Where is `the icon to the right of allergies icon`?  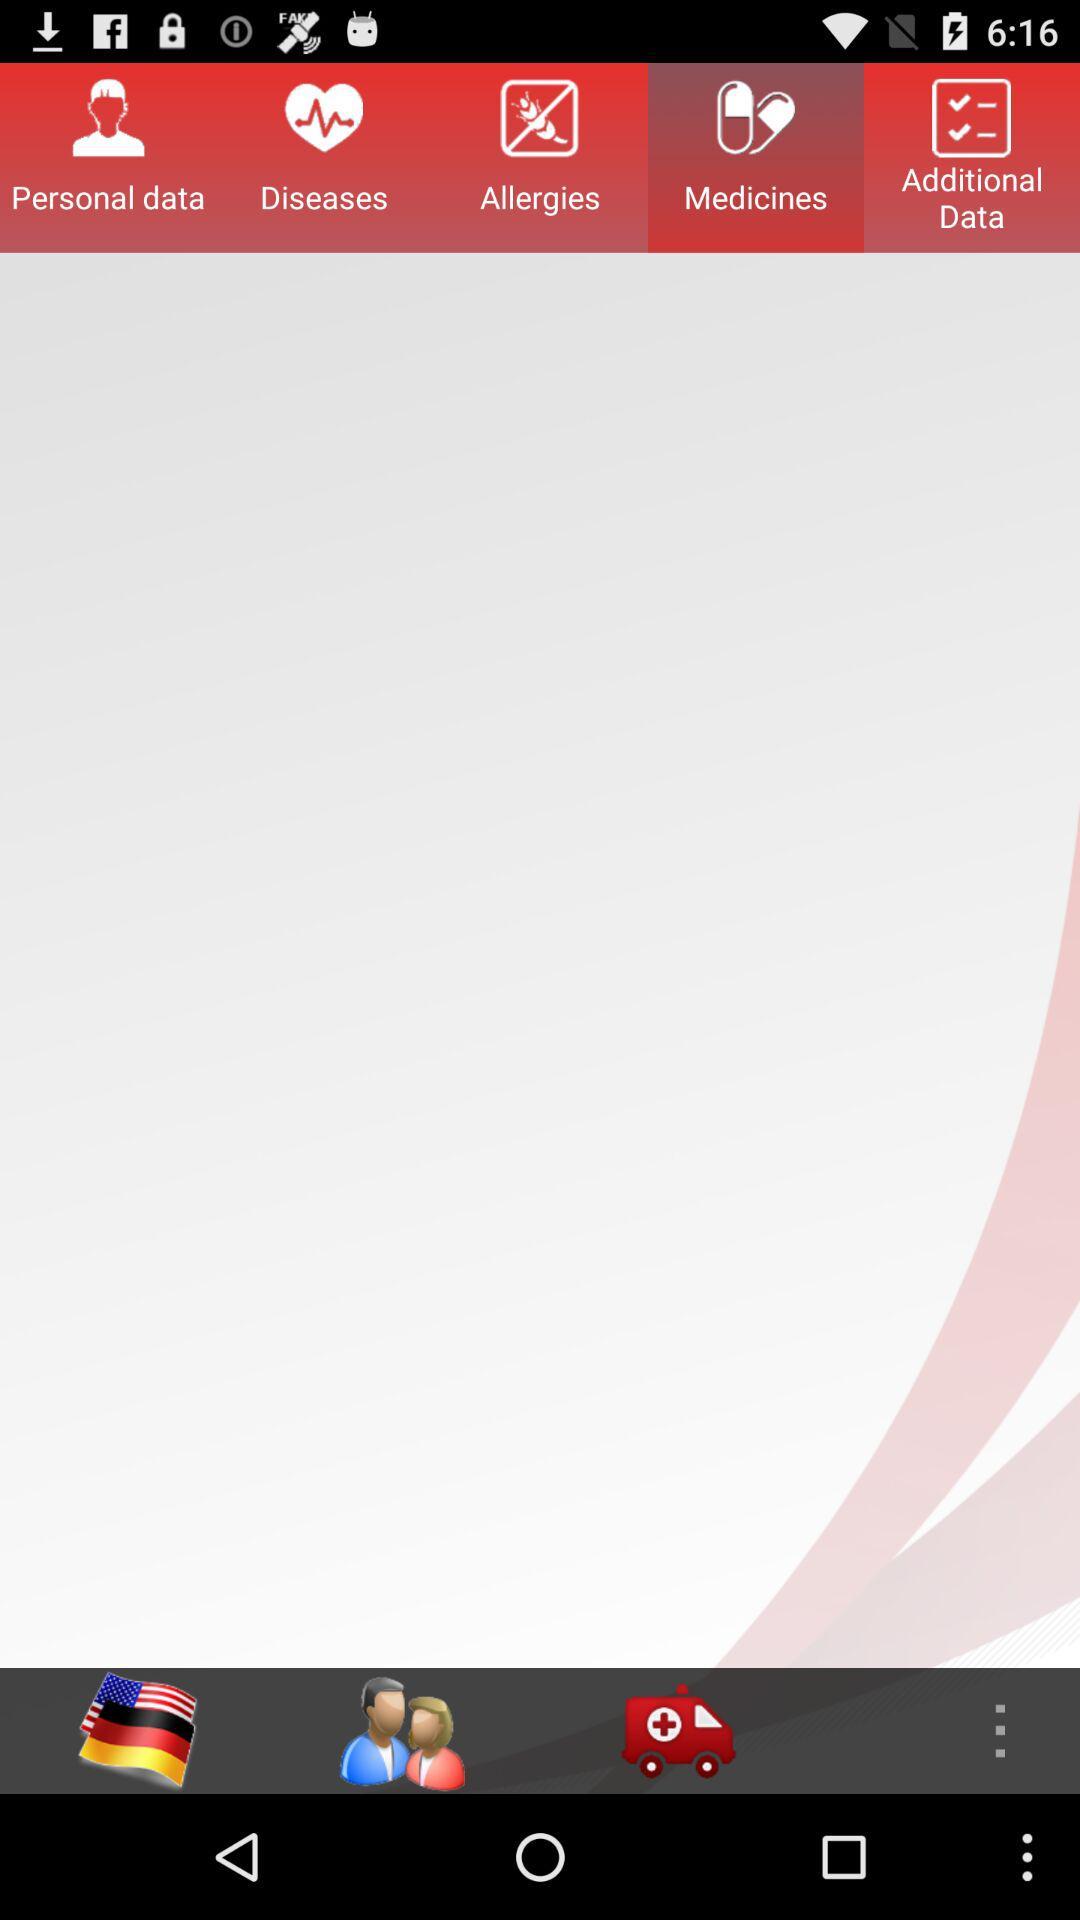
the icon to the right of allergies icon is located at coordinates (756, 156).